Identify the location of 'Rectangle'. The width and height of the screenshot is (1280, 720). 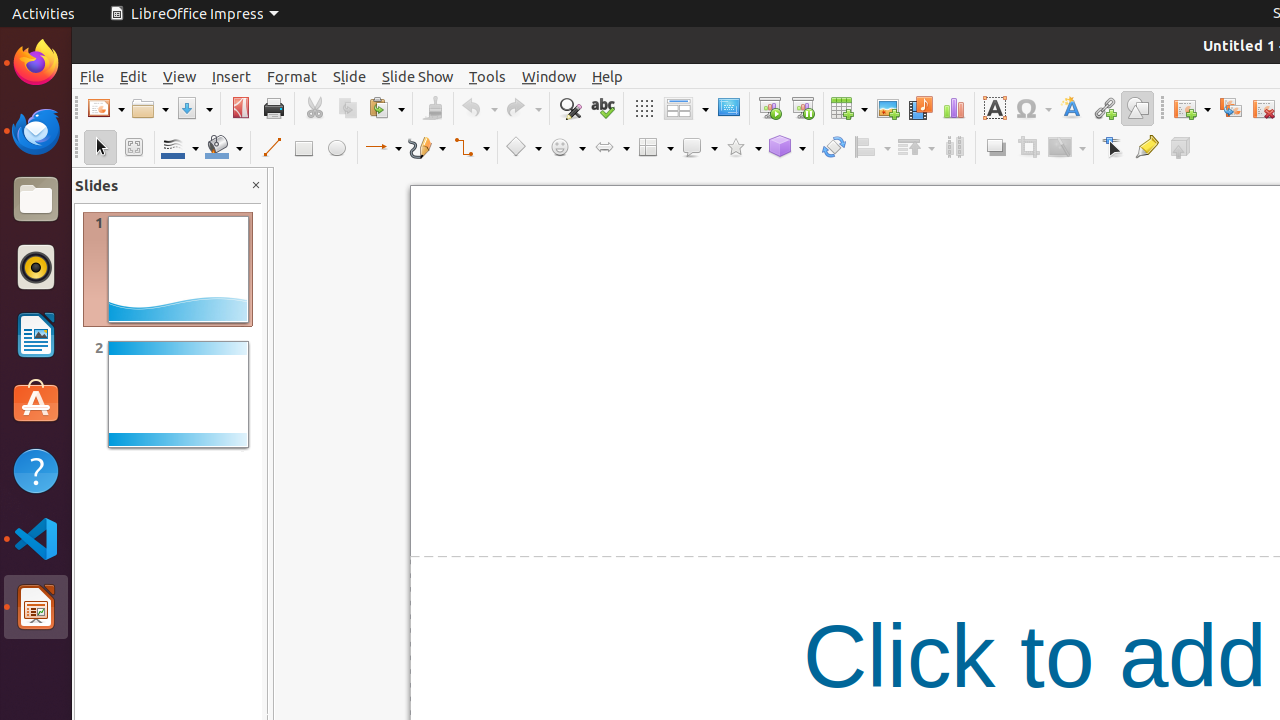
(302, 146).